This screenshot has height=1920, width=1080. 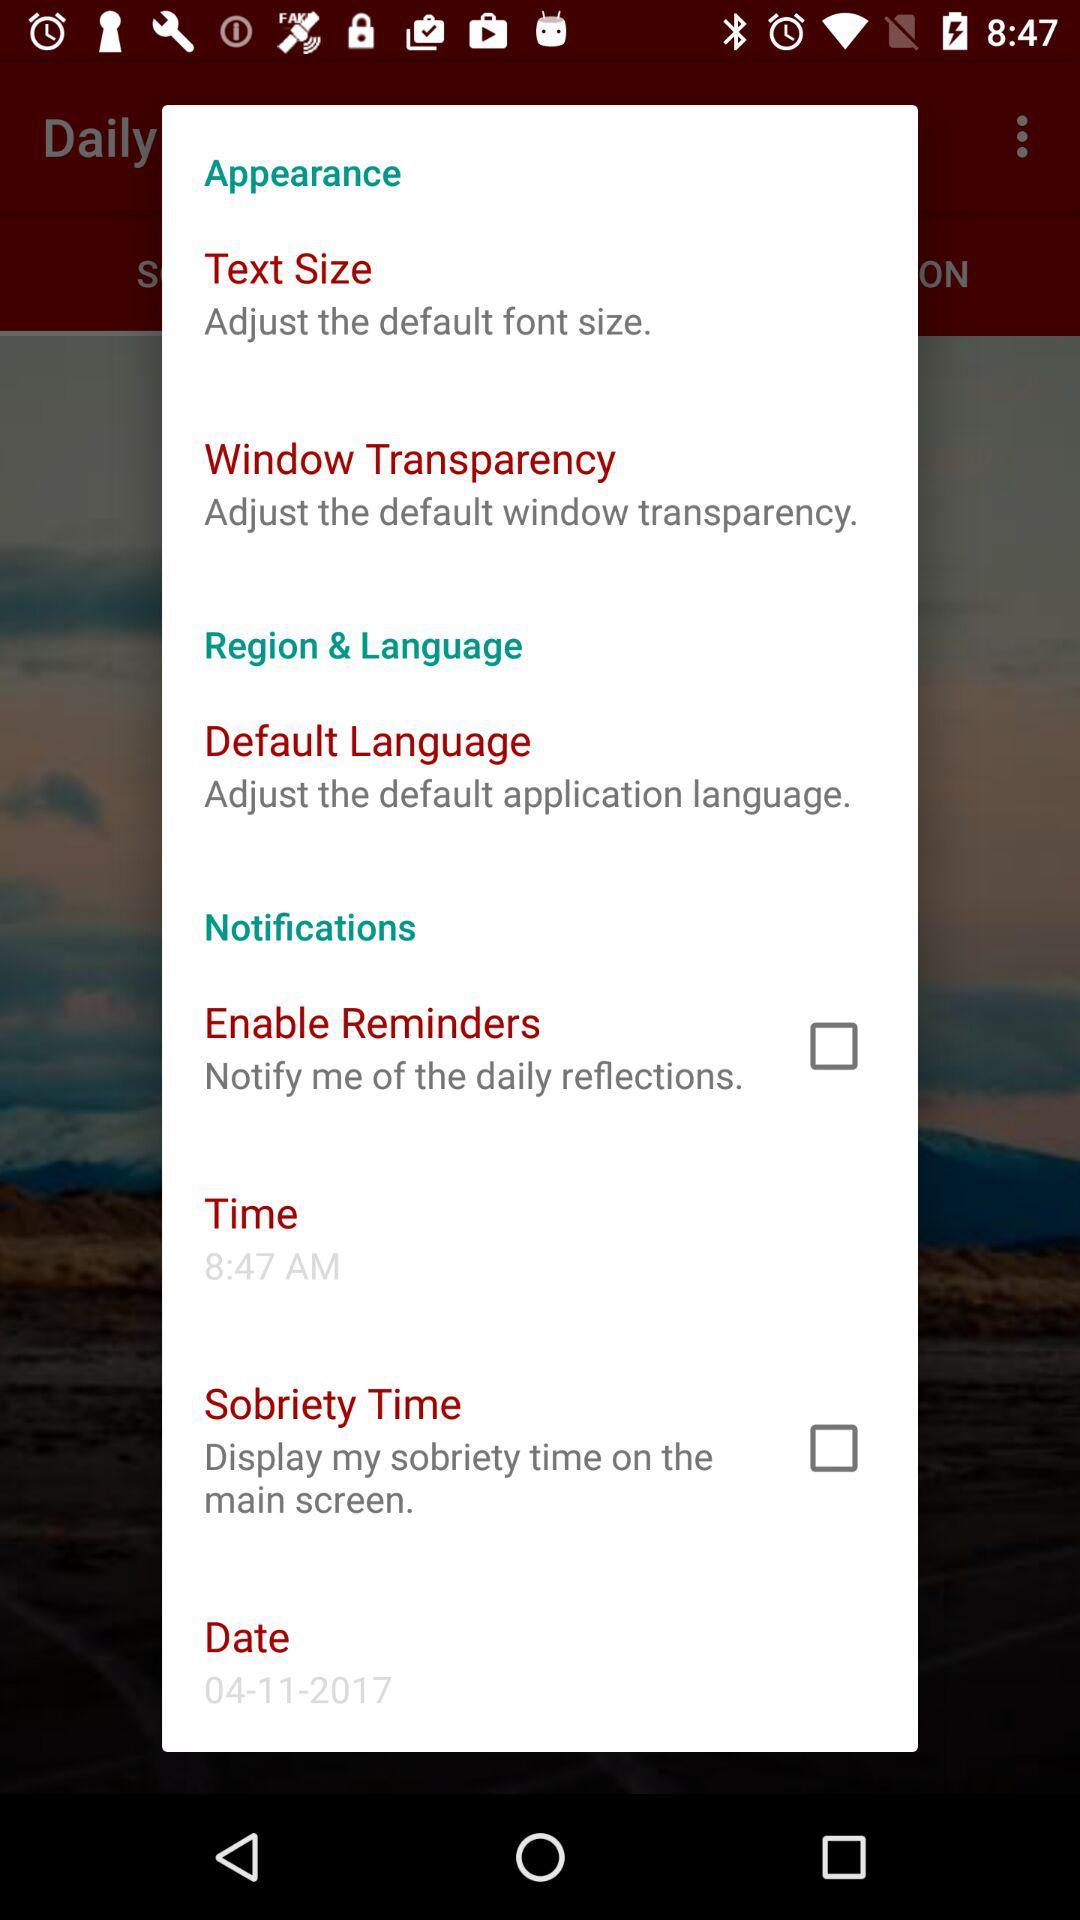 What do you see at coordinates (474, 1073) in the screenshot?
I see `icon above the time item` at bounding box center [474, 1073].